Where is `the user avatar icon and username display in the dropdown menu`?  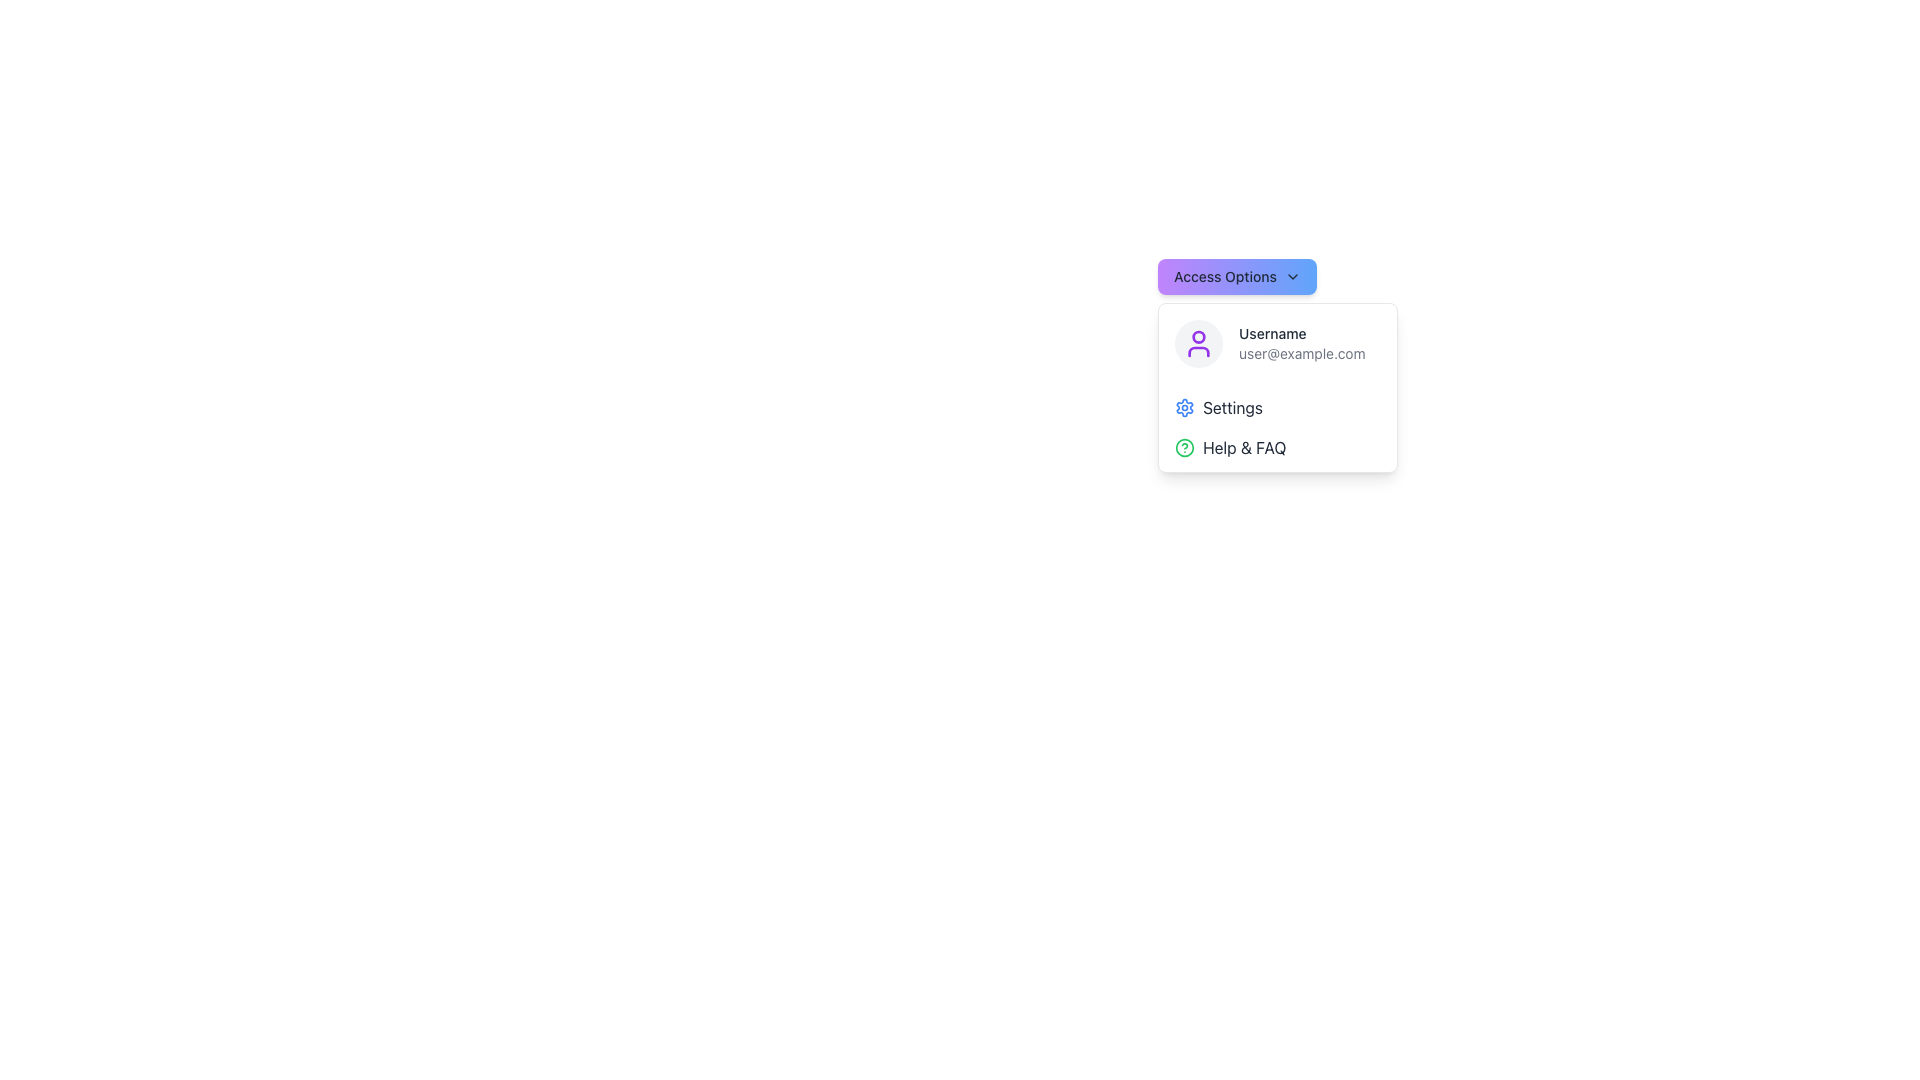 the user avatar icon and username display in the dropdown menu is located at coordinates (1277, 342).